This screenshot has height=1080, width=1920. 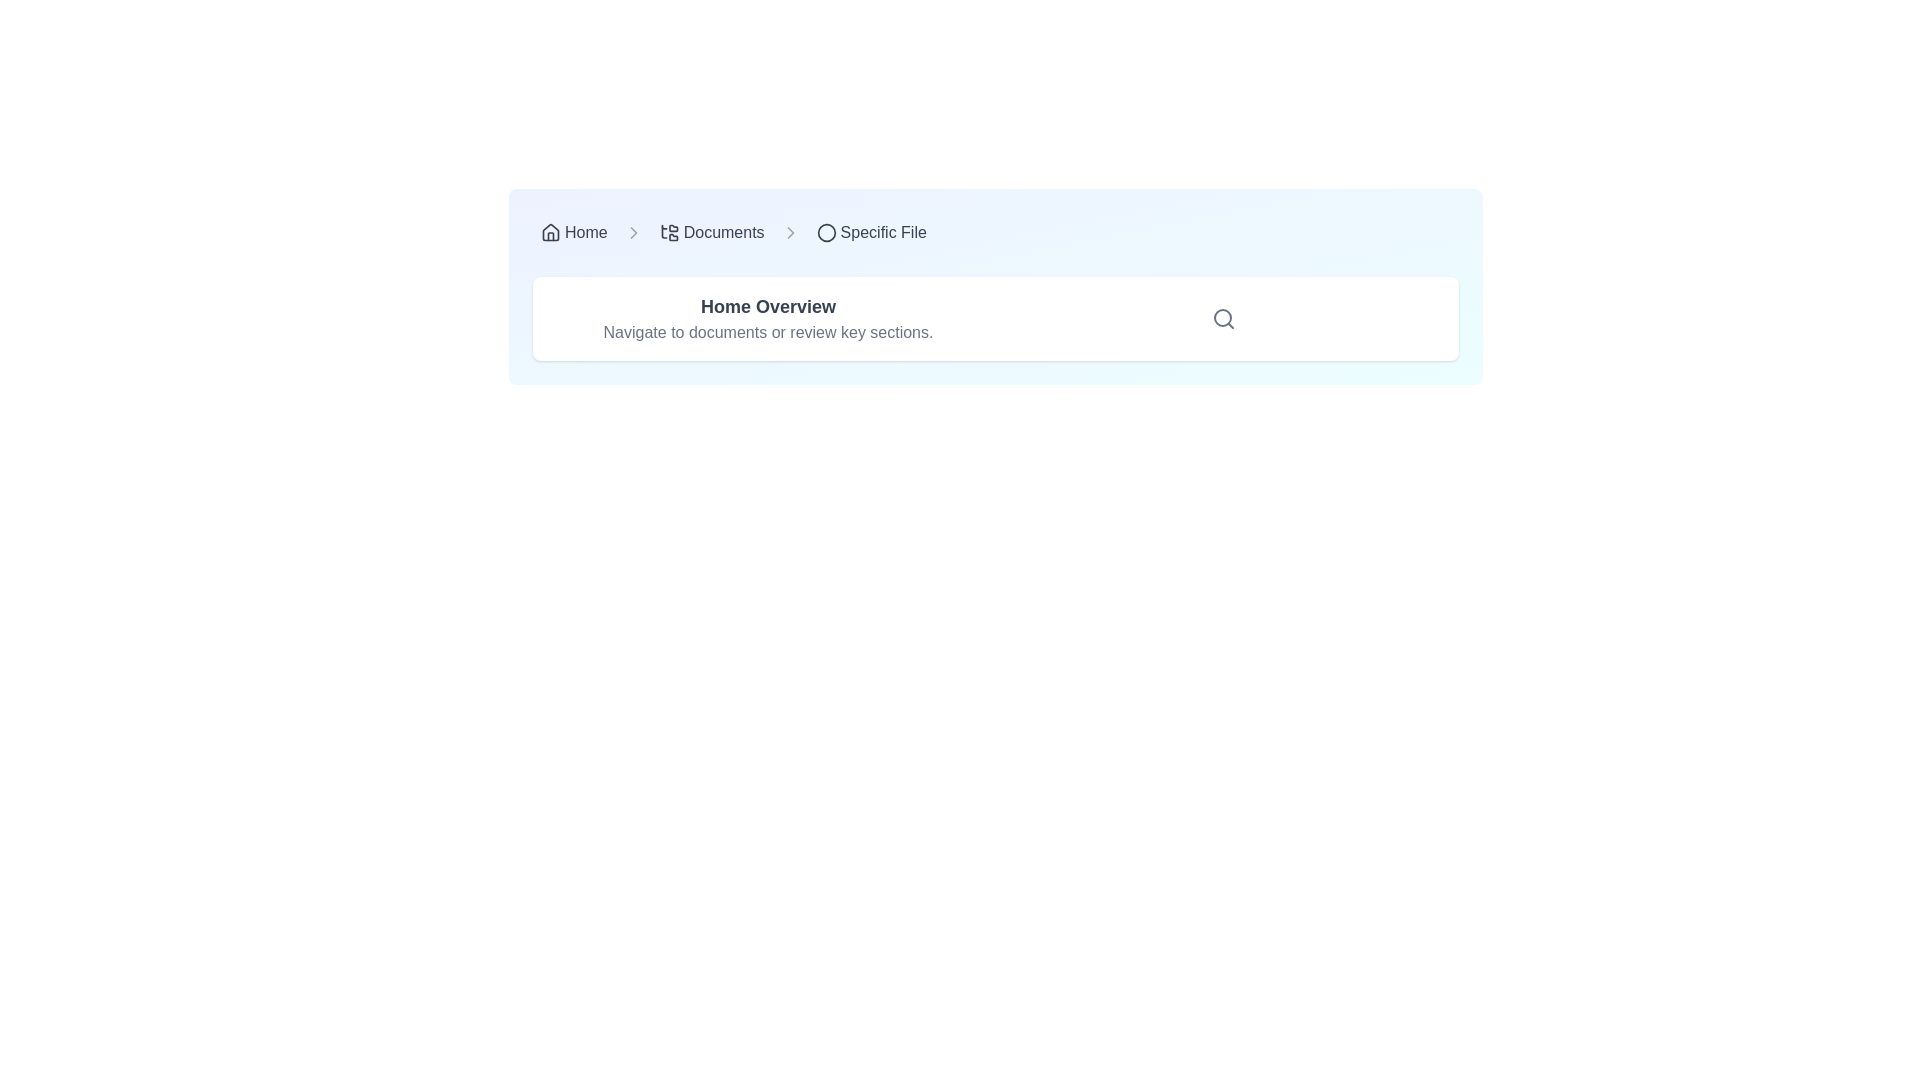 What do you see at coordinates (882, 231) in the screenshot?
I see `the breadcrumb link text labeled 'Specific File' located in the top-right corner of the navigation bar` at bounding box center [882, 231].